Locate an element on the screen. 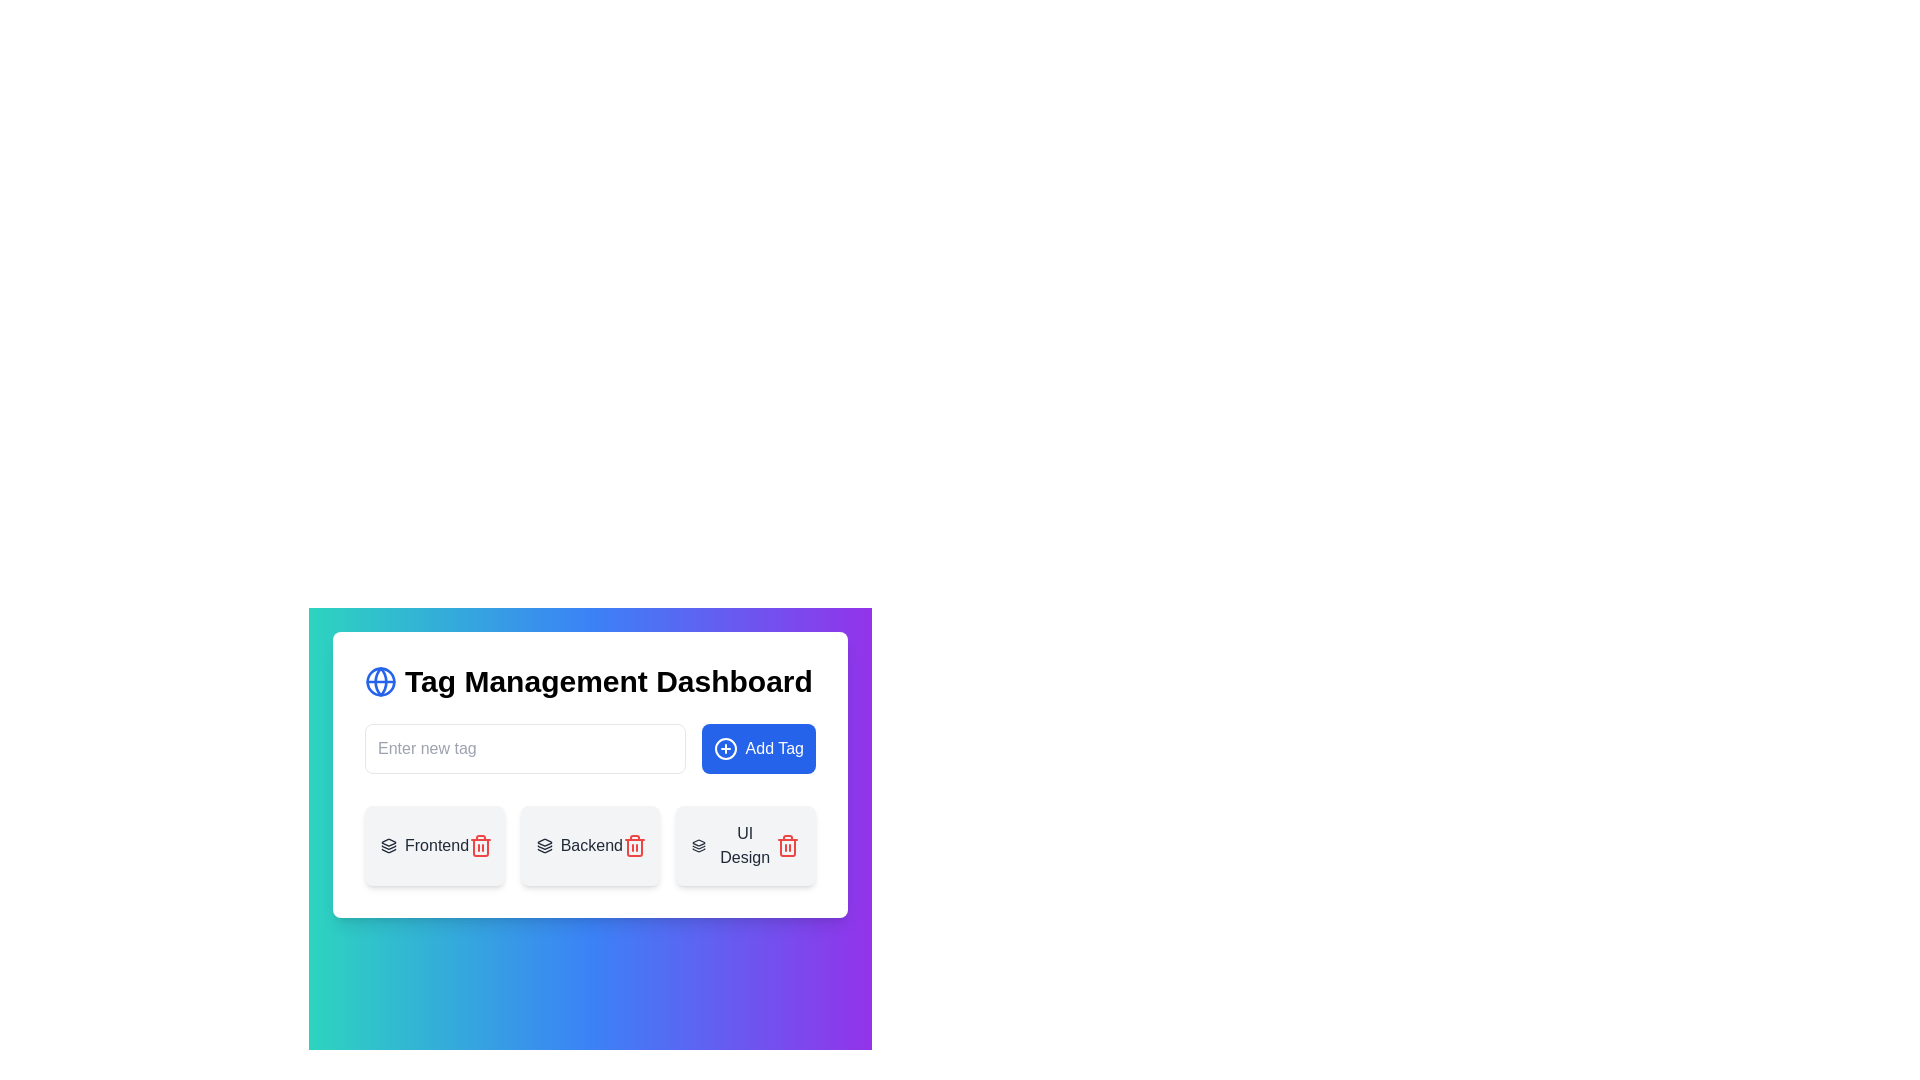 This screenshot has height=1080, width=1920. the 'Add Tag' button located to the right of the 'Enter new tag' input field in the tag management interface is located at coordinates (757, 748).